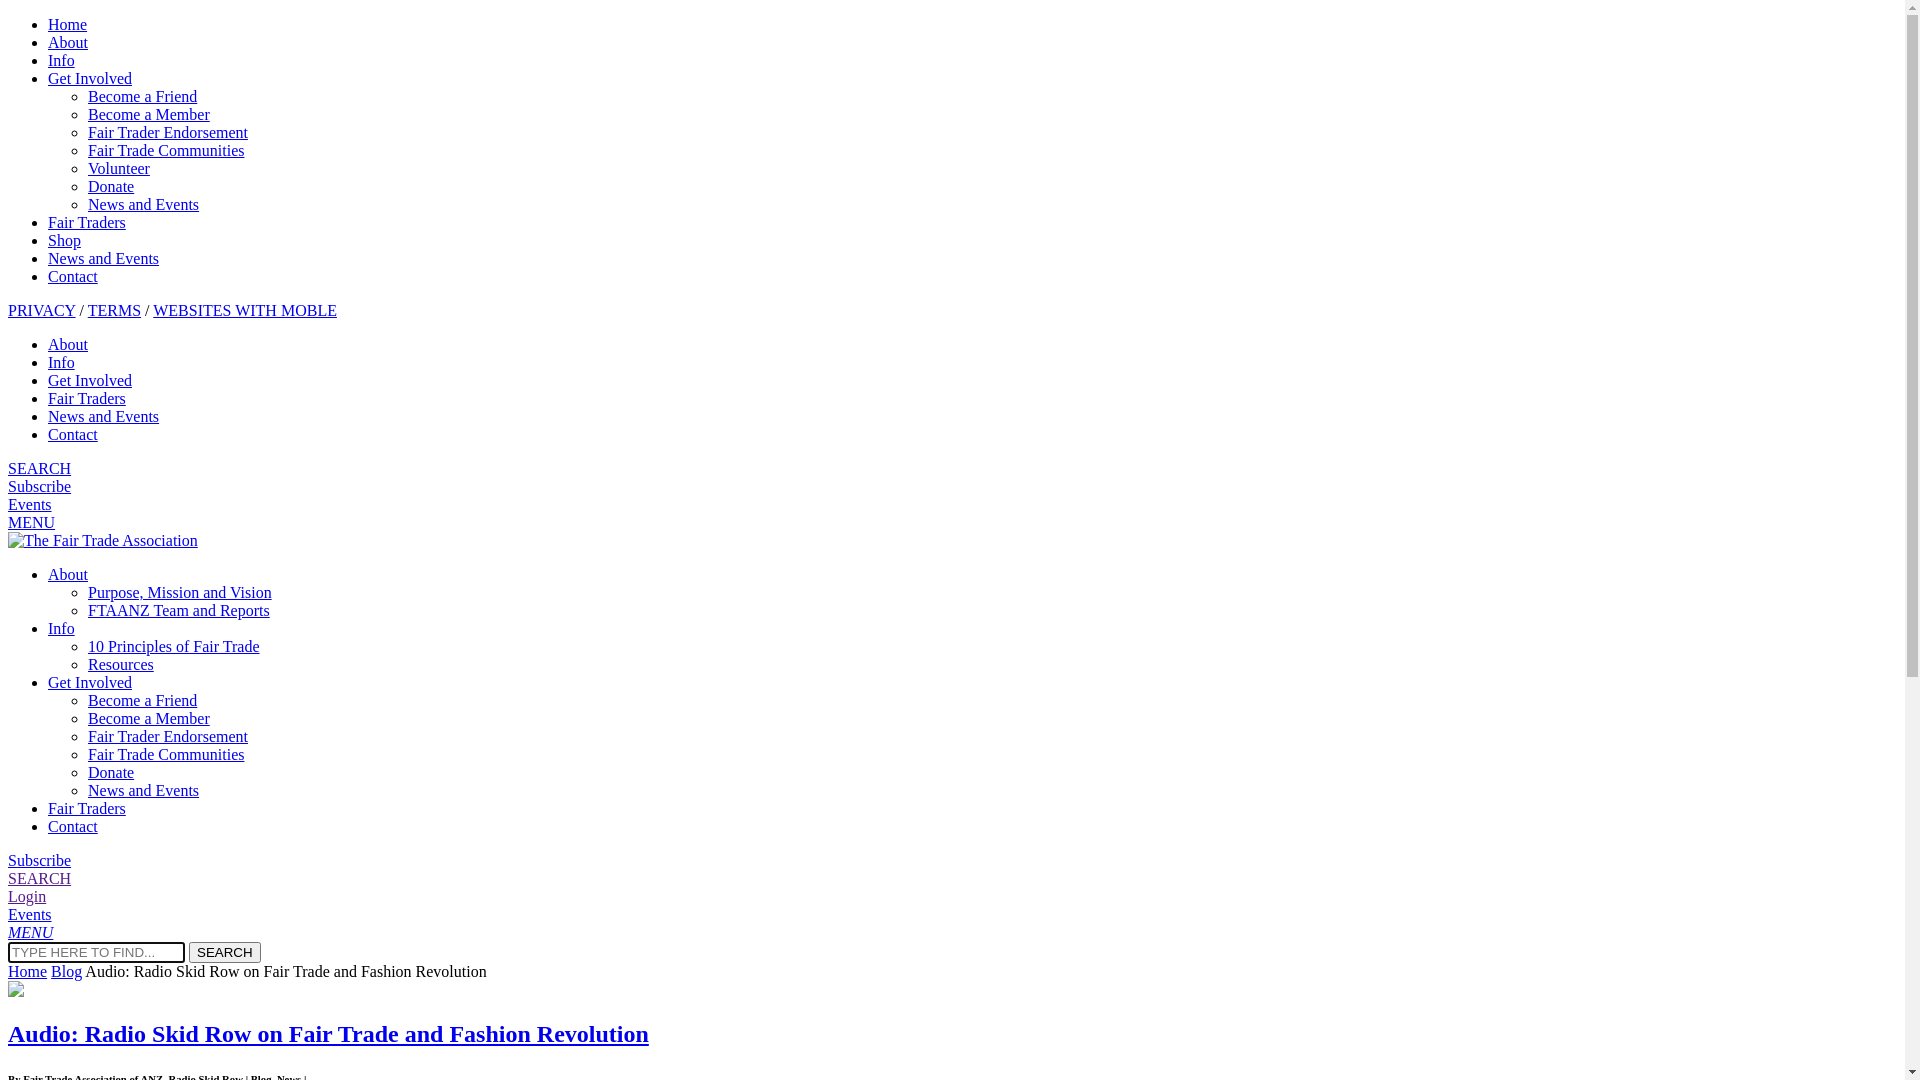 The image size is (1920, 1080). Describe the element at coordinates (29, 914) in the screenshot. I see `'Events'` at that location.